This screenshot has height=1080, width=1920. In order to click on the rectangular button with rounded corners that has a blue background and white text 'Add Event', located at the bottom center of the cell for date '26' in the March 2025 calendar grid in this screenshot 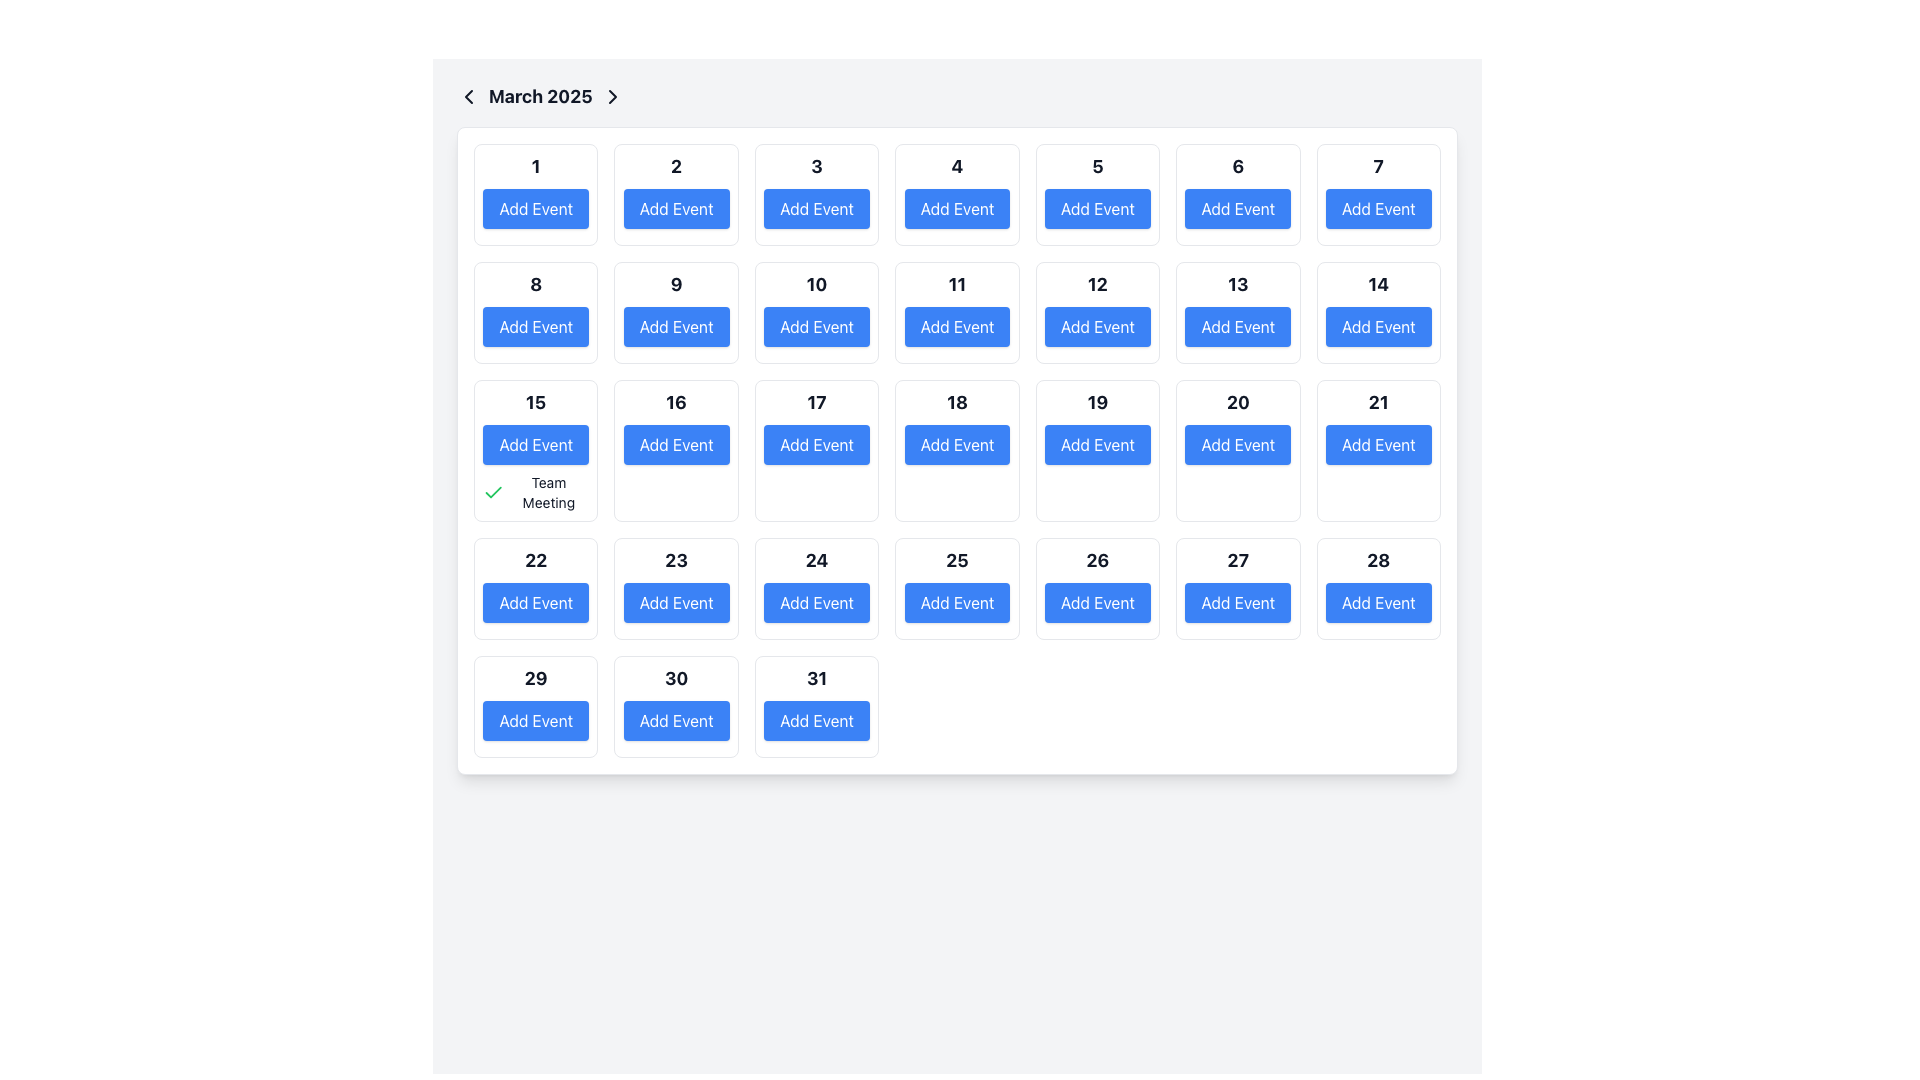, I will do `click(1096, 601)`.